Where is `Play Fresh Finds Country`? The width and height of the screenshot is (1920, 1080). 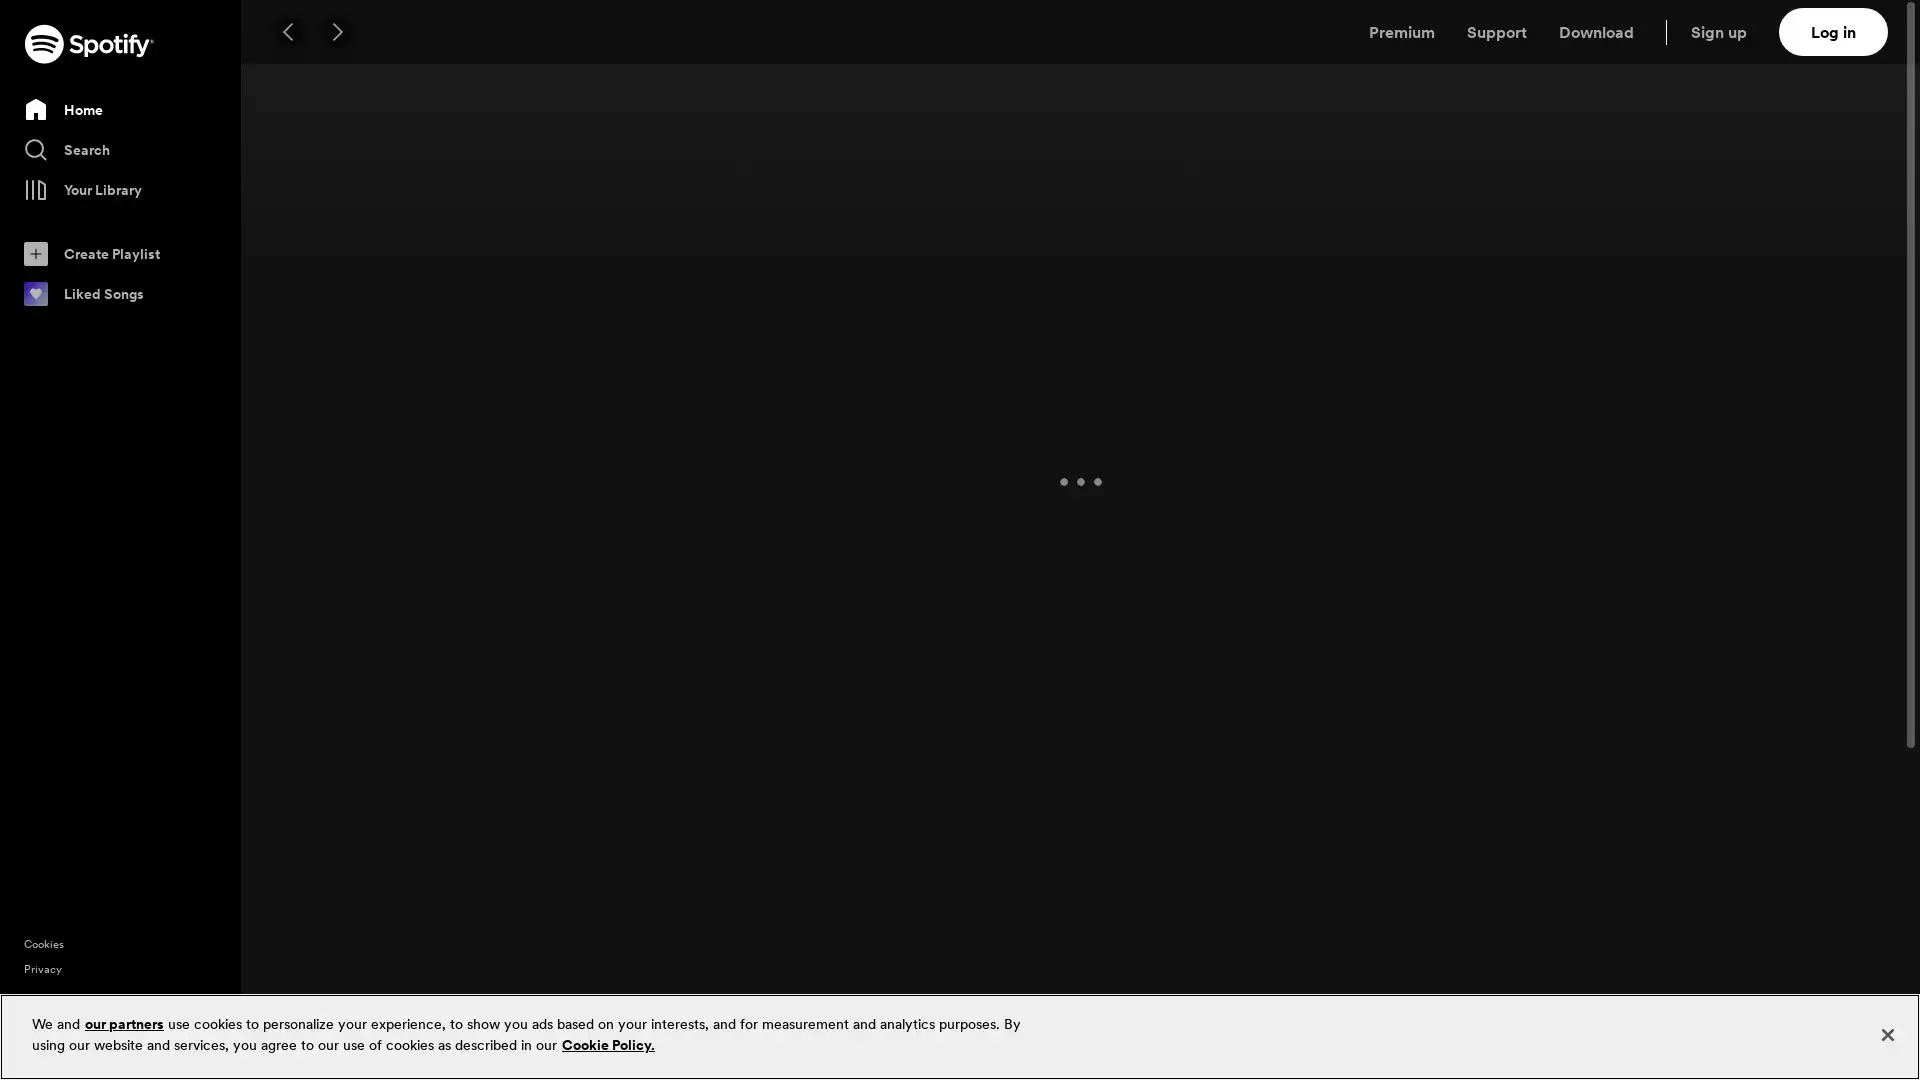 Play Fresh Finds Country is located at coordinates (1429, 277).